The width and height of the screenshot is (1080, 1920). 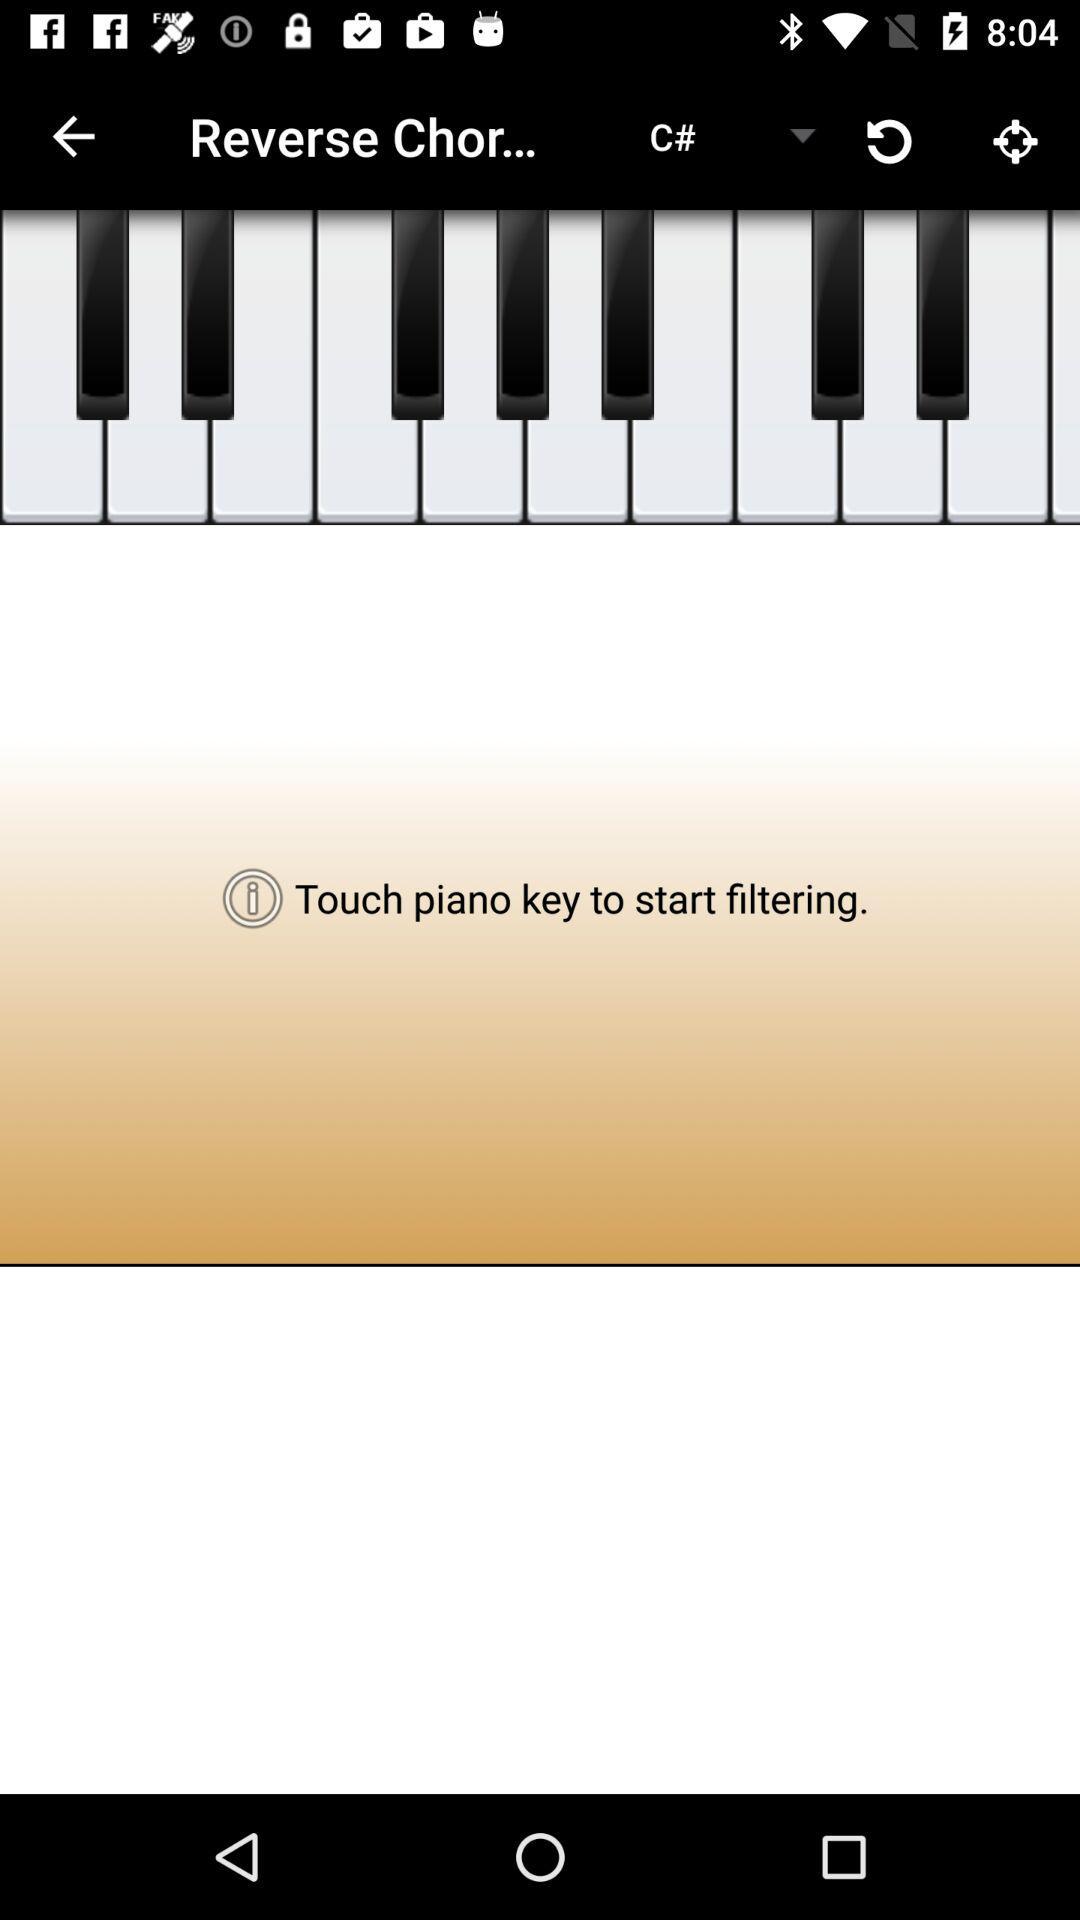 I want to click on the sound, so click(x=891, y=367).